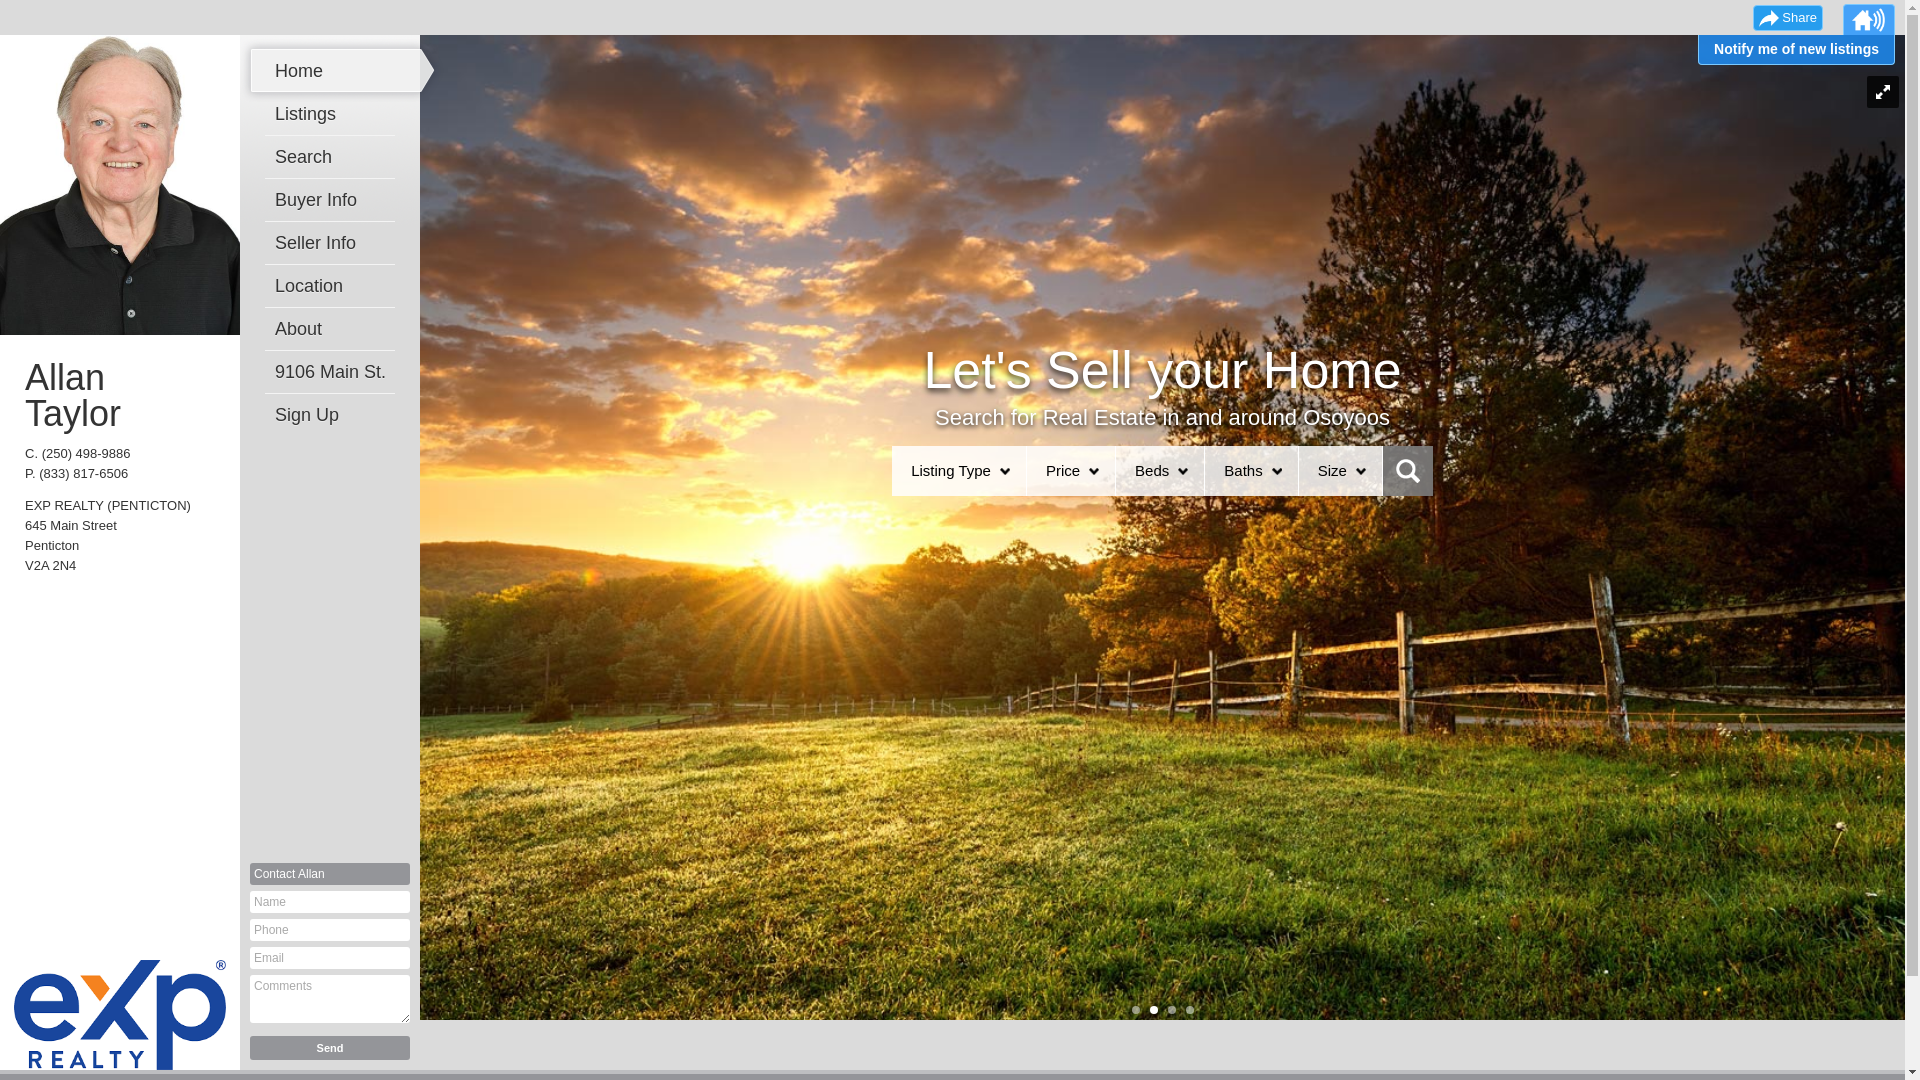 This screenshot has width=1920, height=1080. Describe the element at coordinates (1787, 18) in the screenshot. I see `'Share'` at that location.